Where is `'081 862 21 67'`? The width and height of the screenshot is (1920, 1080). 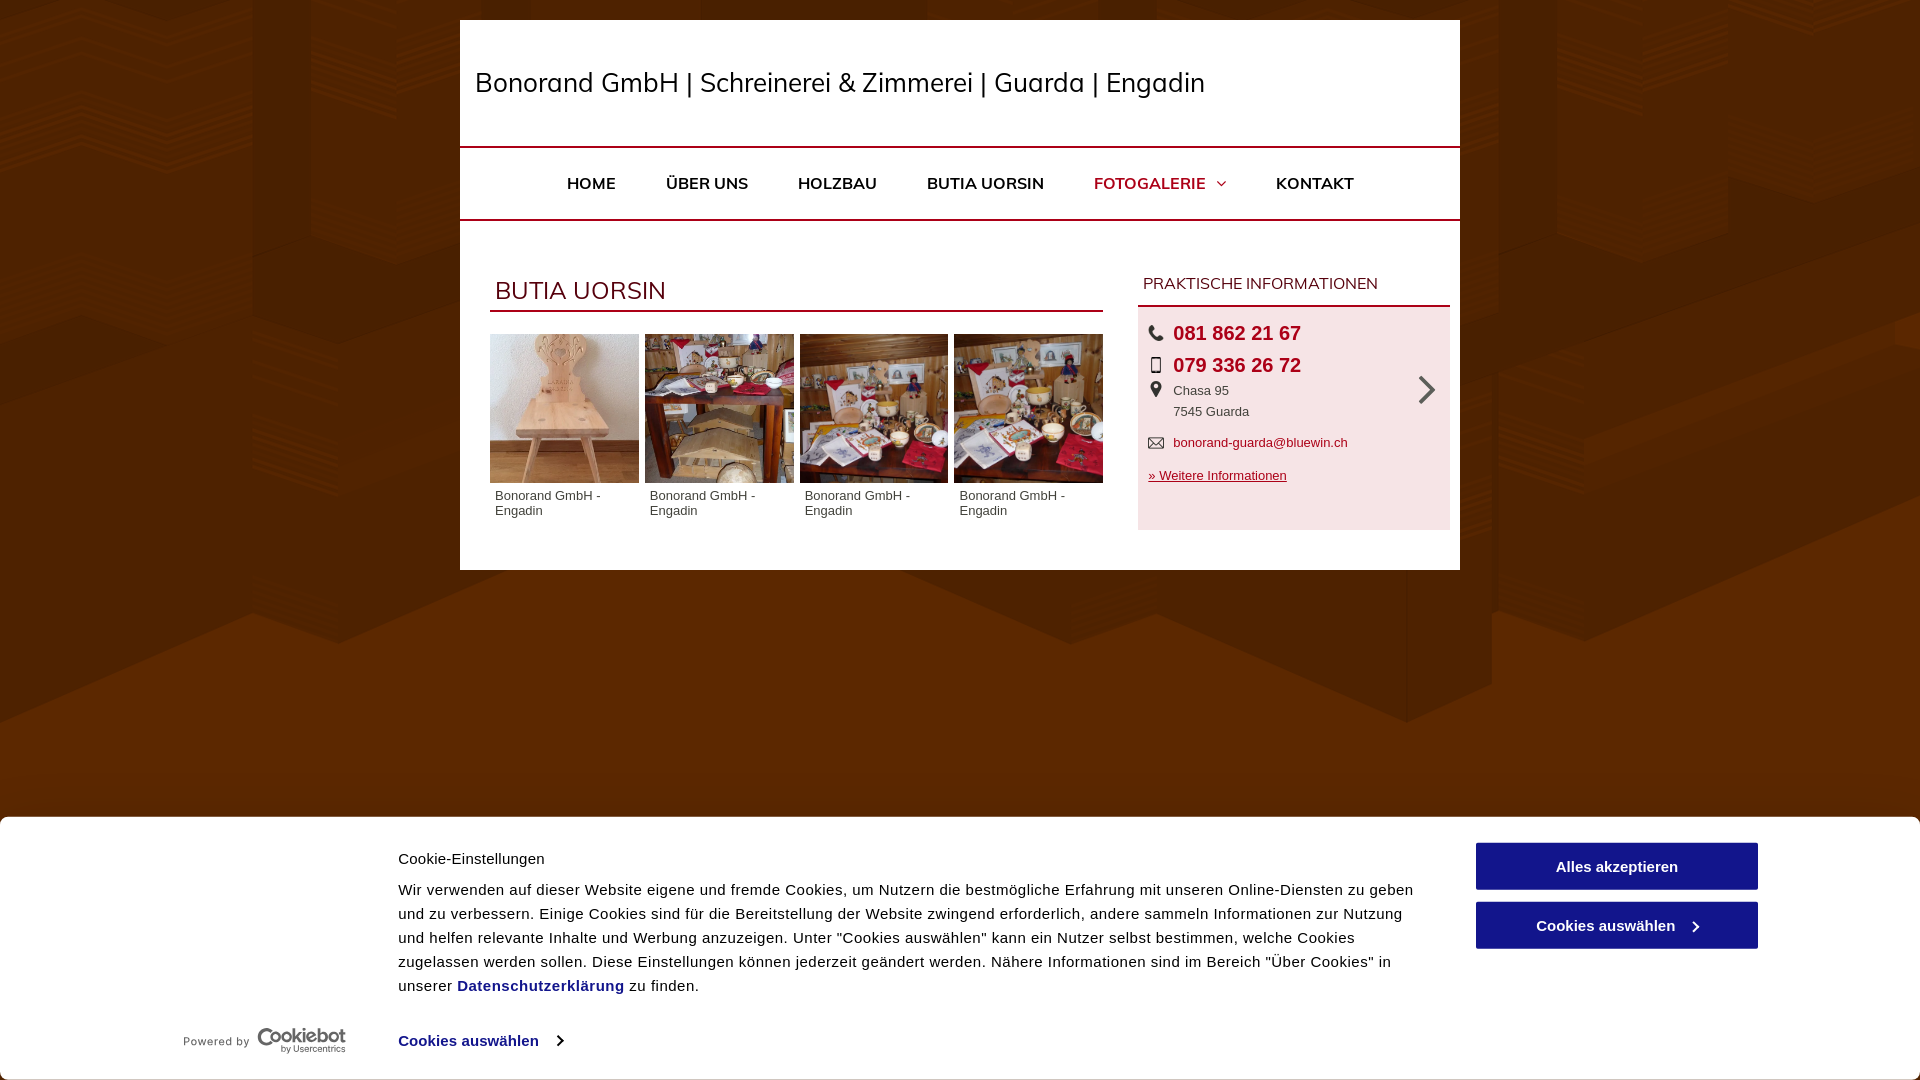
'081 862 21 67' is located at coordinates (1236, 331).